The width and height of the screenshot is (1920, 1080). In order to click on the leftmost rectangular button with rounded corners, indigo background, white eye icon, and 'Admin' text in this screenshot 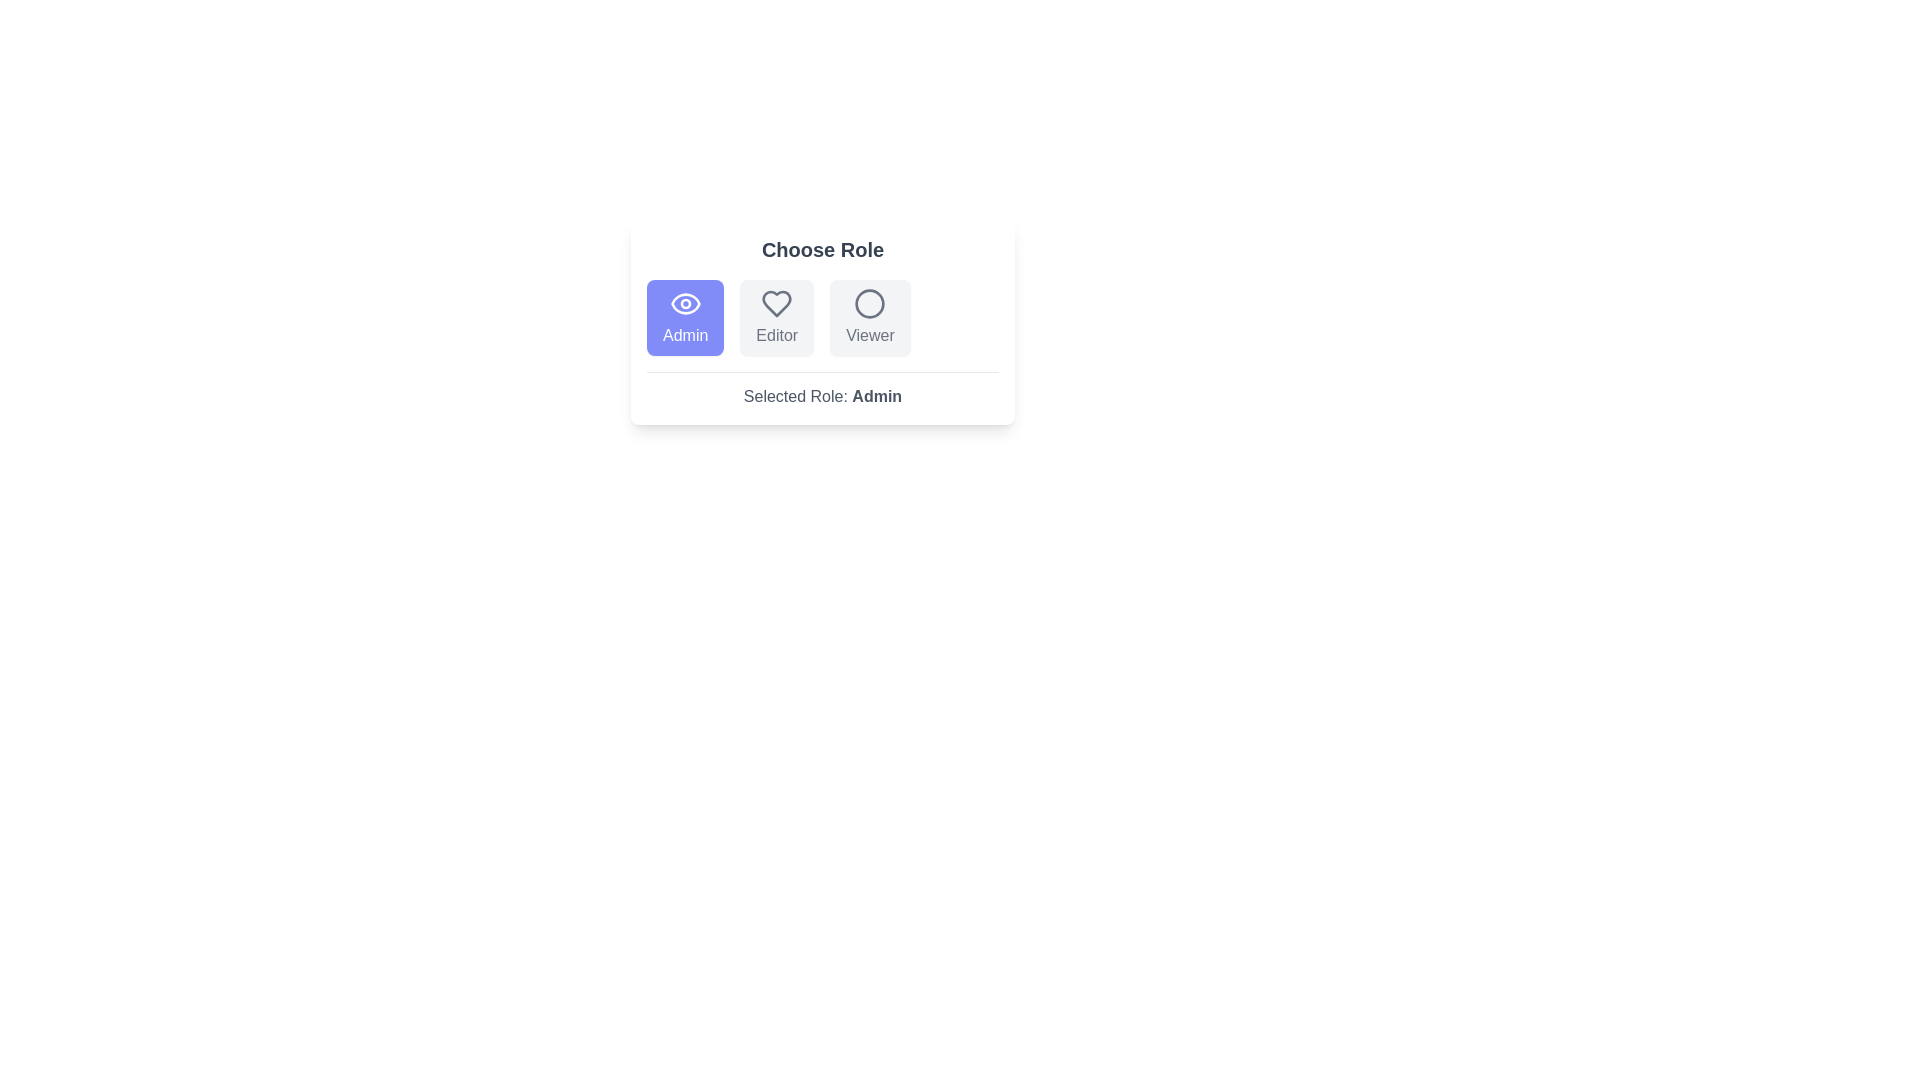, I will do `click(685, 316)`.